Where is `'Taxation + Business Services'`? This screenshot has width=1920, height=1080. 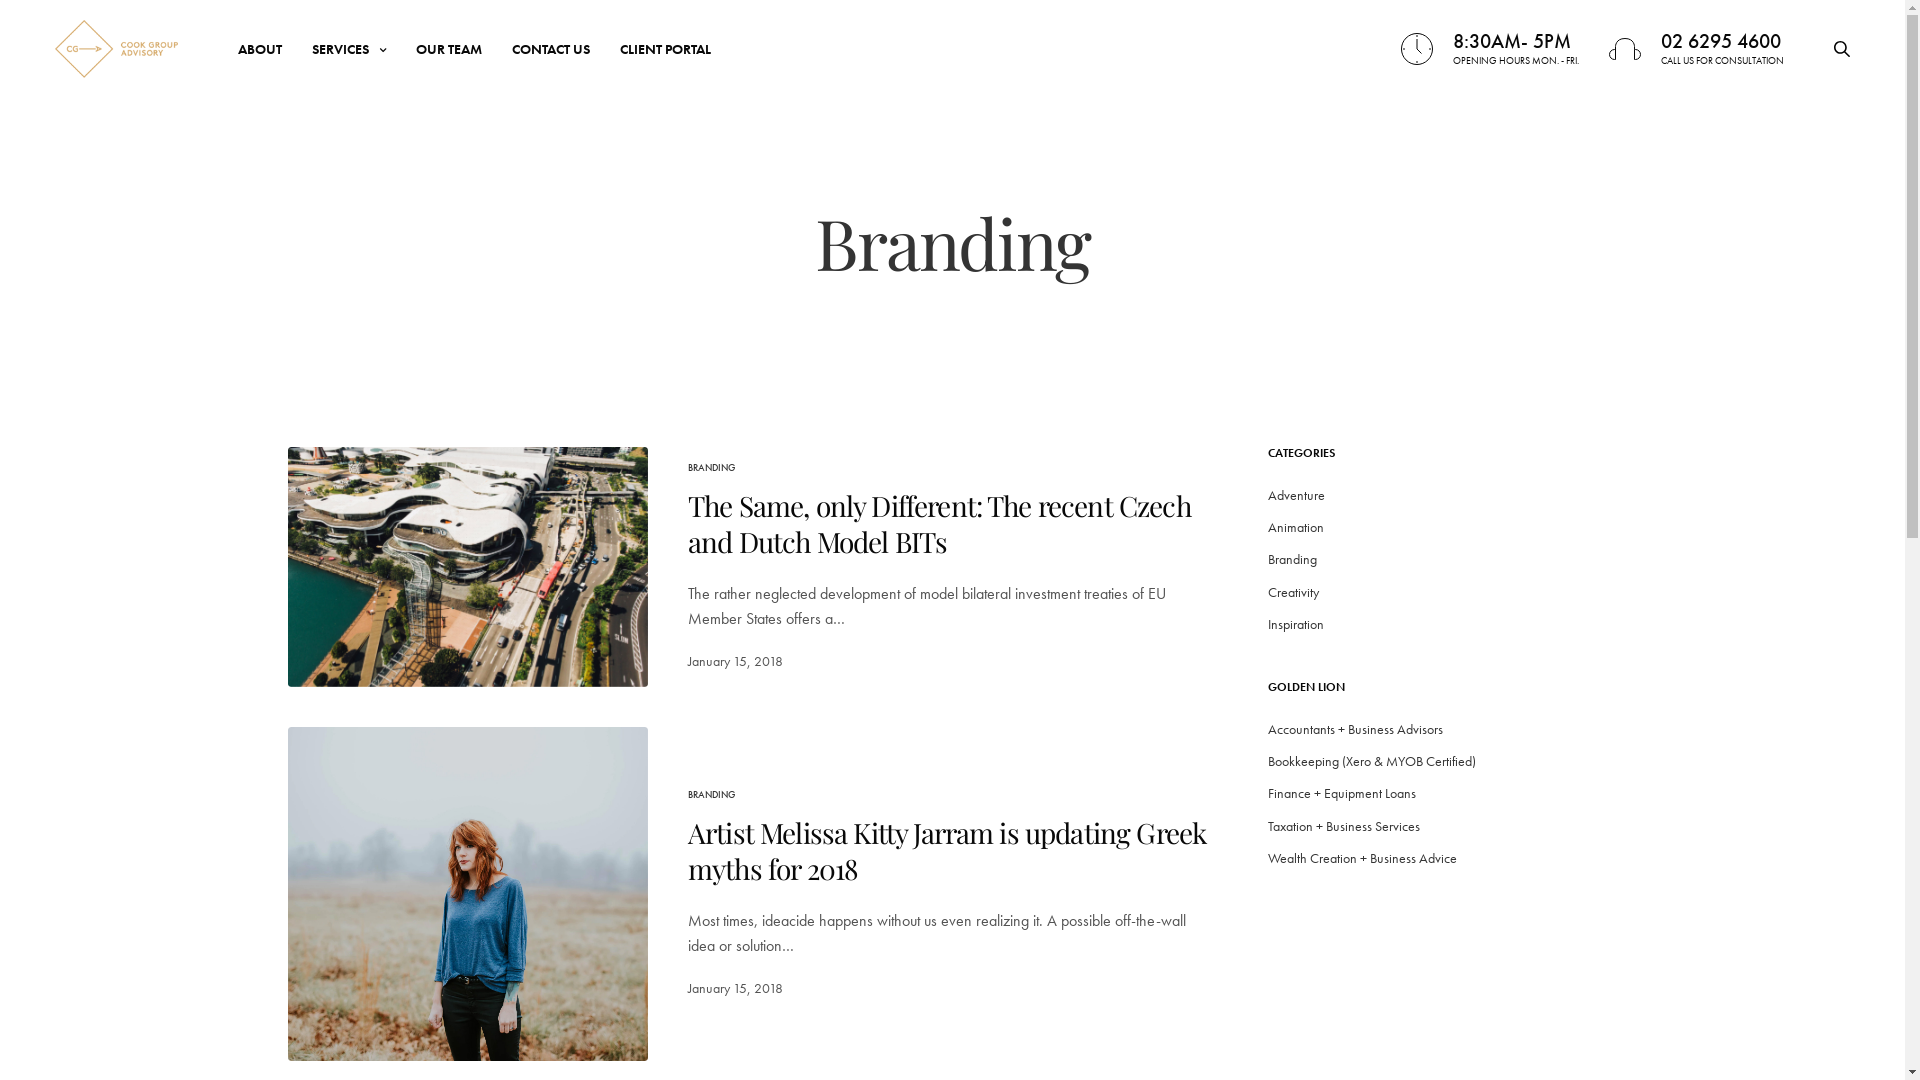 'Taxation + Business Services' is located at coordinates (1344, 825).